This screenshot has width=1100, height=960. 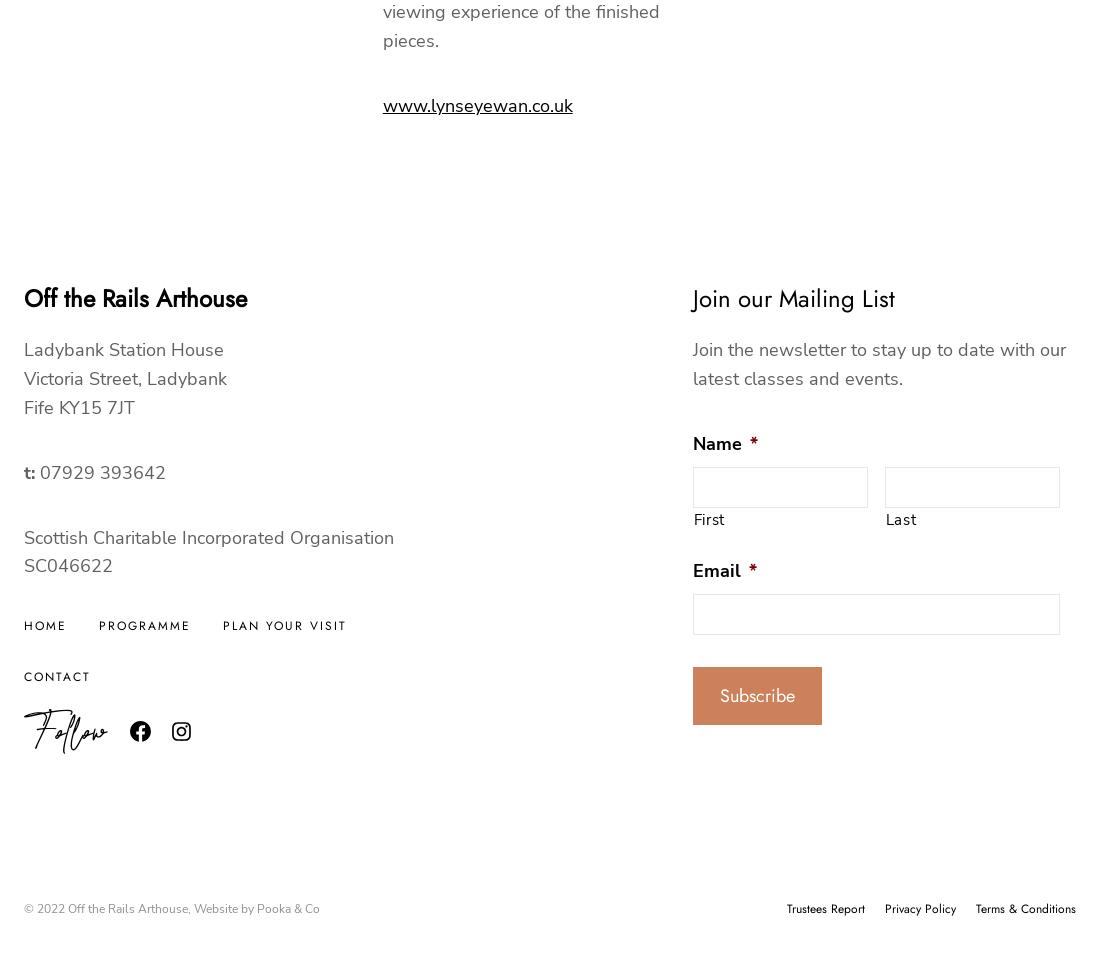 I want to click on 'Privacy Policy', so click(x=920, y=909).